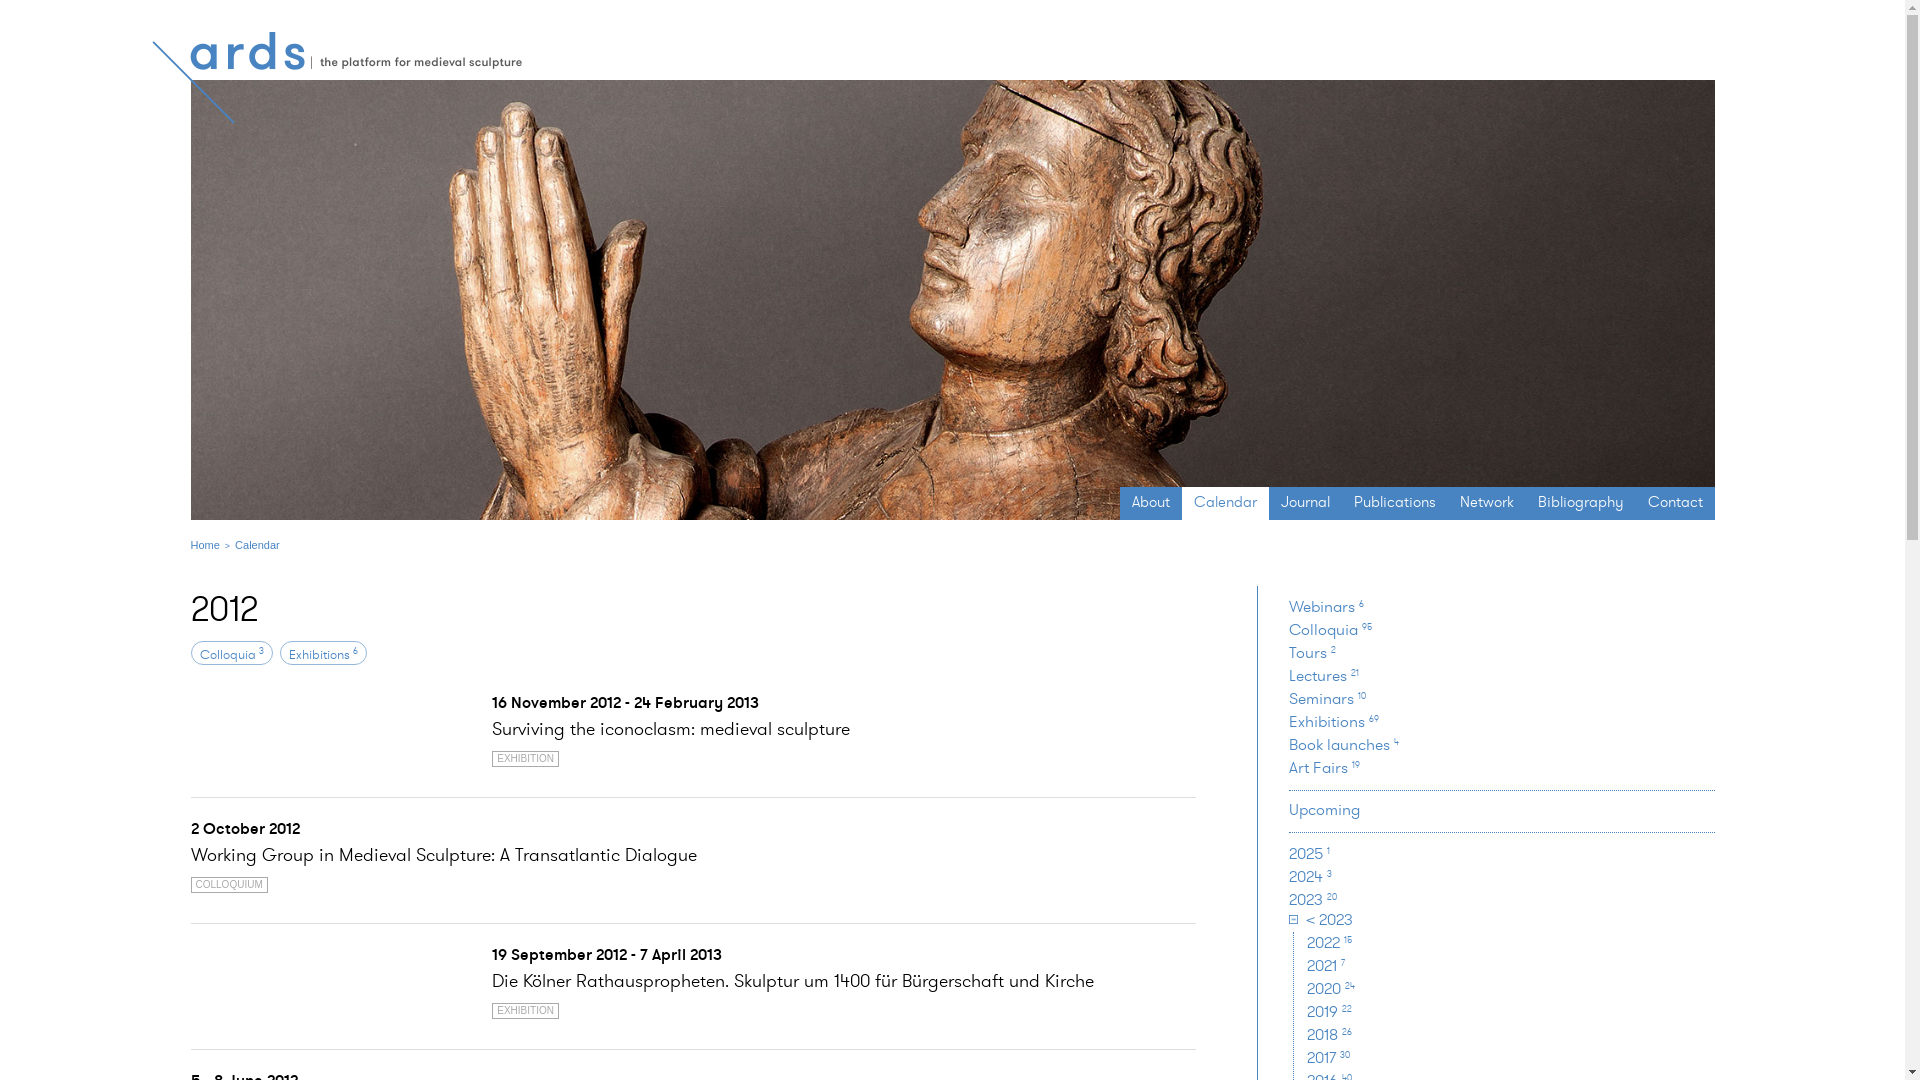 Image resolution: width=1920 pixels, height=1080 pixels. What do you see at coordinates (1289, 628) in the screenshot?
I see `'Colloquia 95'` at bounding box center [1289, 628].